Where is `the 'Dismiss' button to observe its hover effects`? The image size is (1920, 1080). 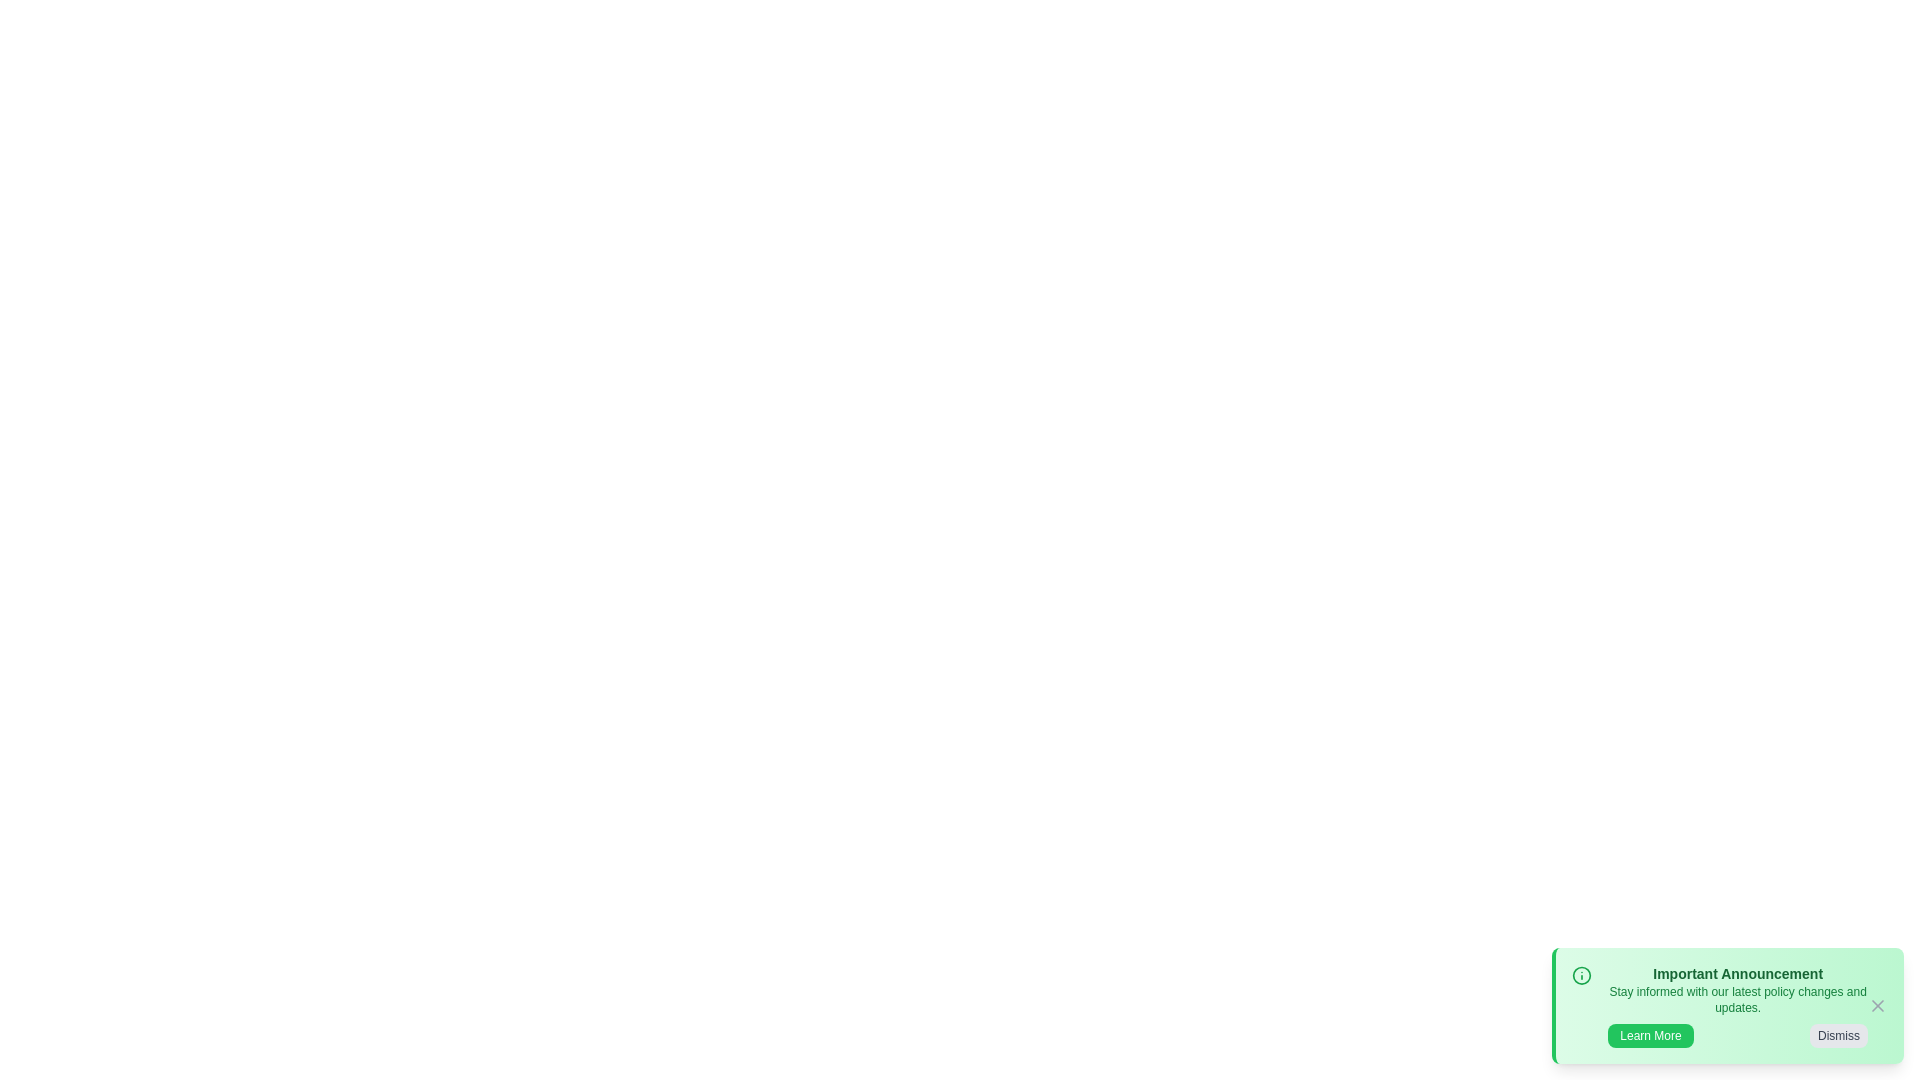 the 'Dismiss' button to observe its hover effects is located at coordinates (1838, 1035).